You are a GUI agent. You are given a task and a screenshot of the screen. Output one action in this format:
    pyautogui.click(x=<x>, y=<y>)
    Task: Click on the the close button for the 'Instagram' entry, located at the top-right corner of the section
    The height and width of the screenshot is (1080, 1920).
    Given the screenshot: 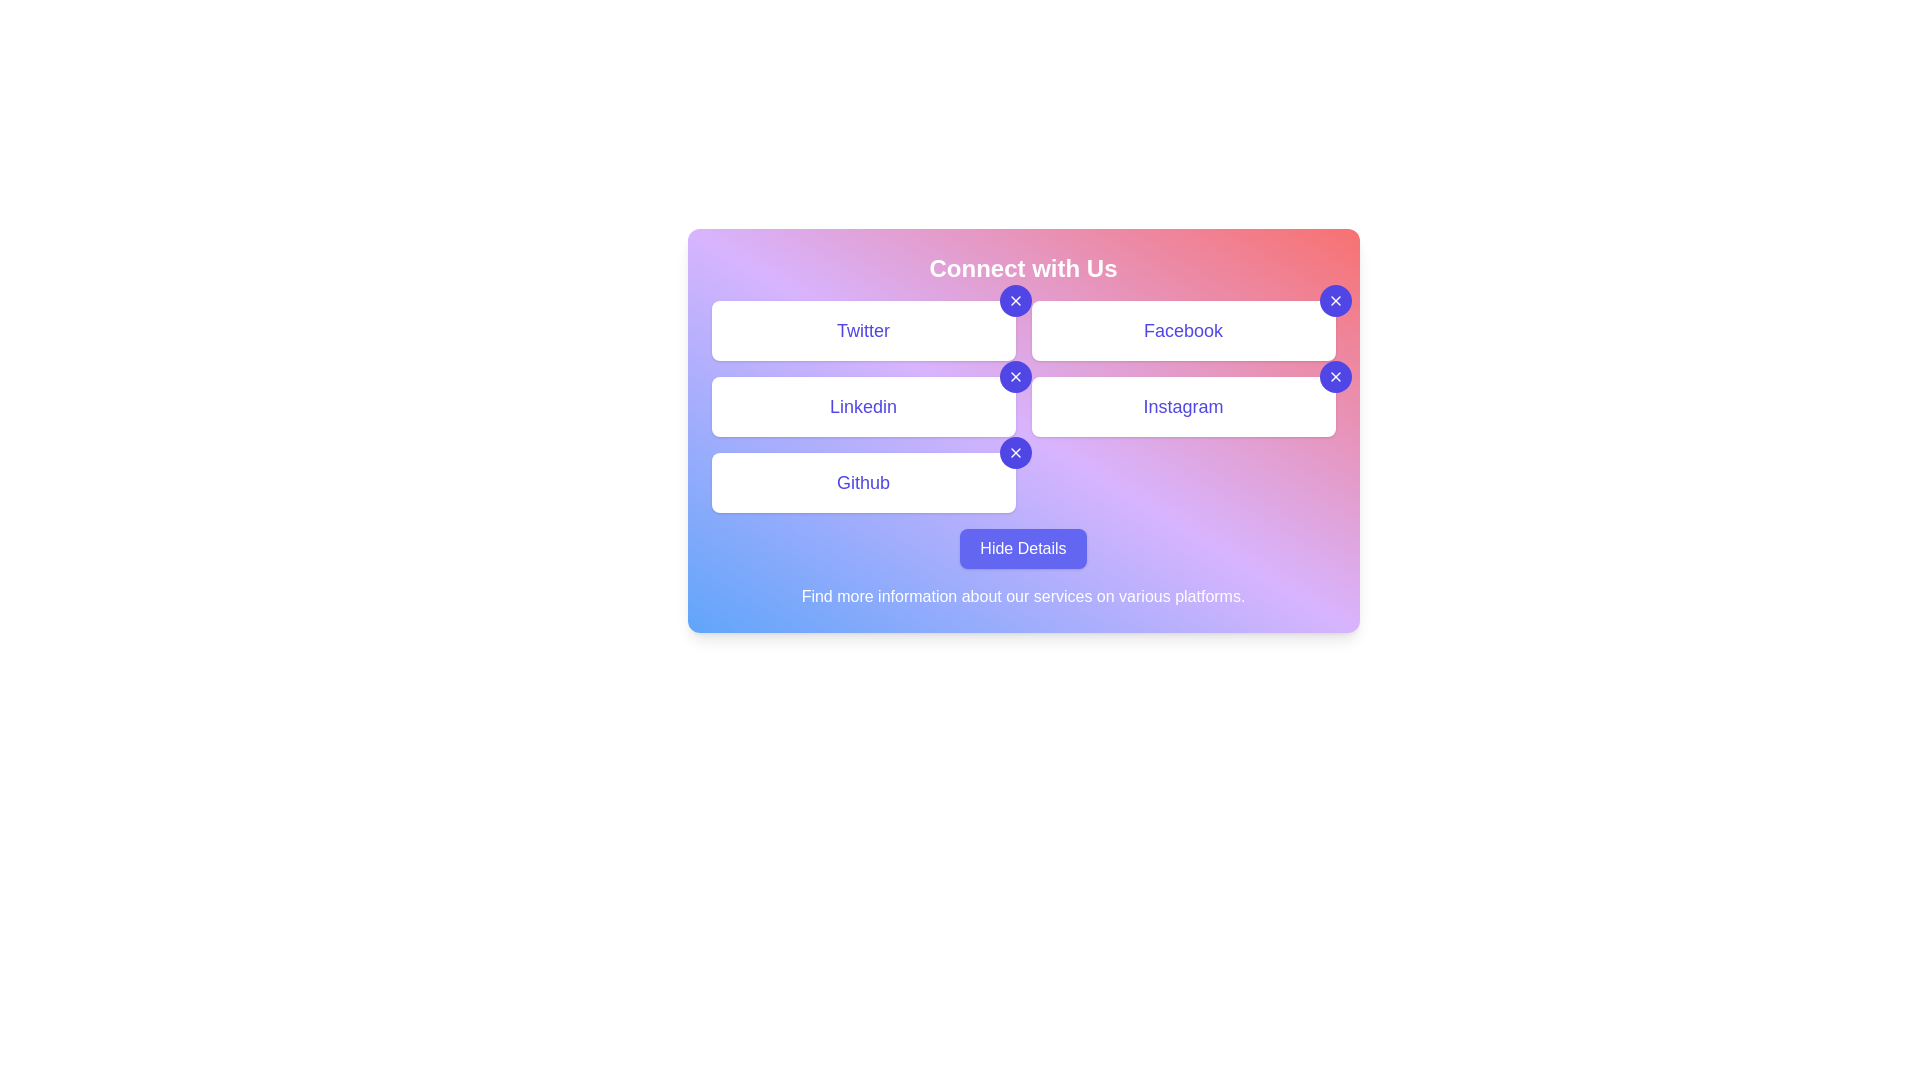 What is the action you would take?
    pyautogui.click(x=1335, y=377)
    